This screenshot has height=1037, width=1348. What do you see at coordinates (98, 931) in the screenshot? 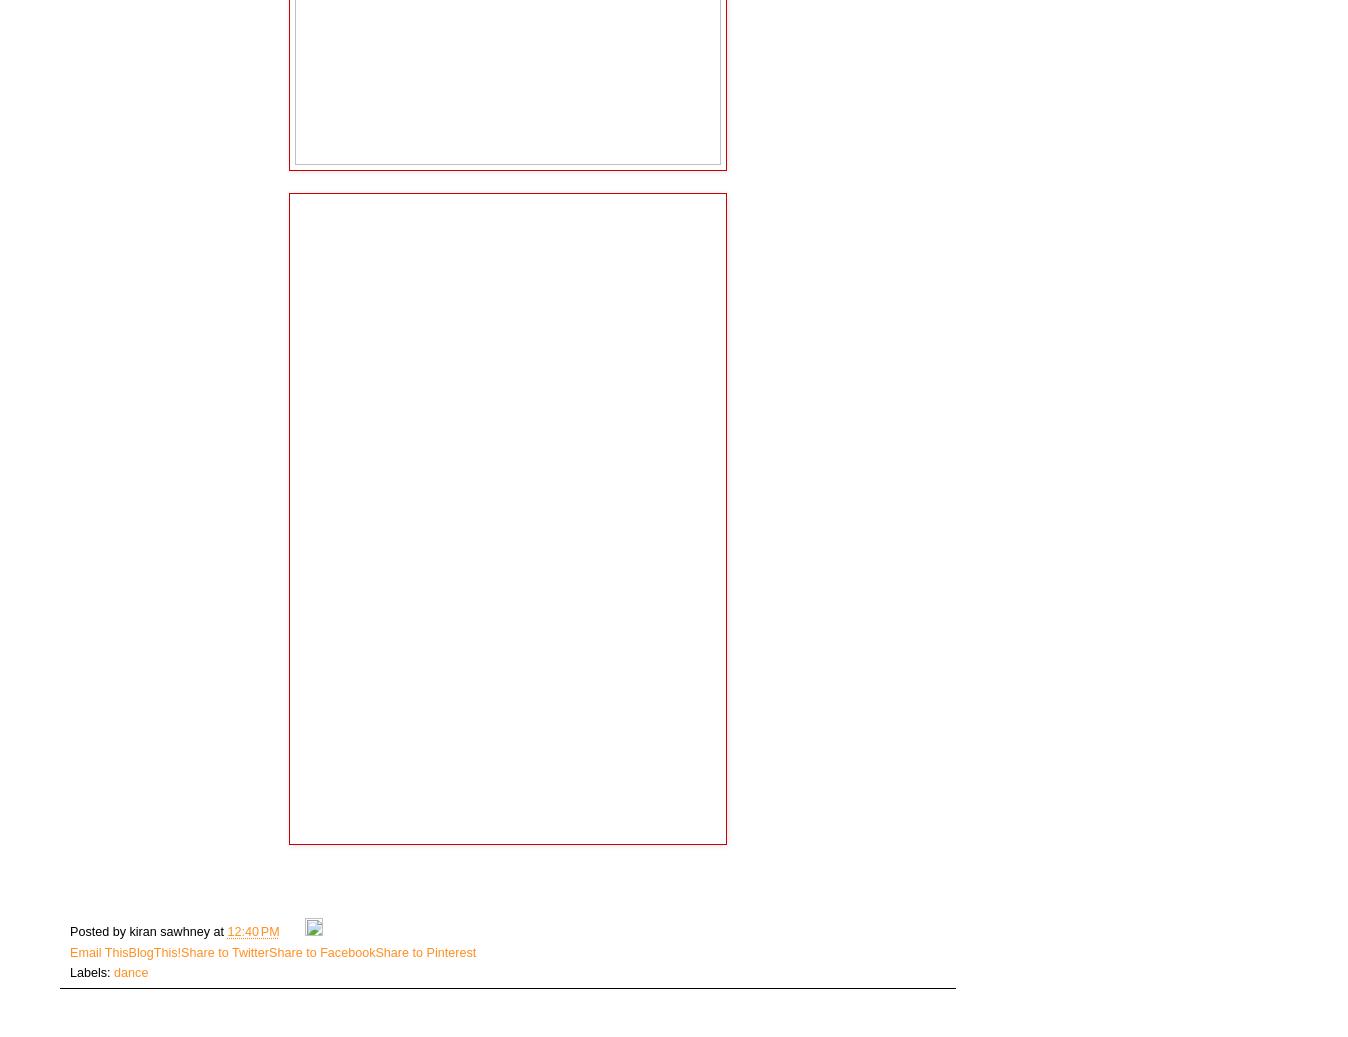
I see `'Posted by'` at bounding box center [98, 931].